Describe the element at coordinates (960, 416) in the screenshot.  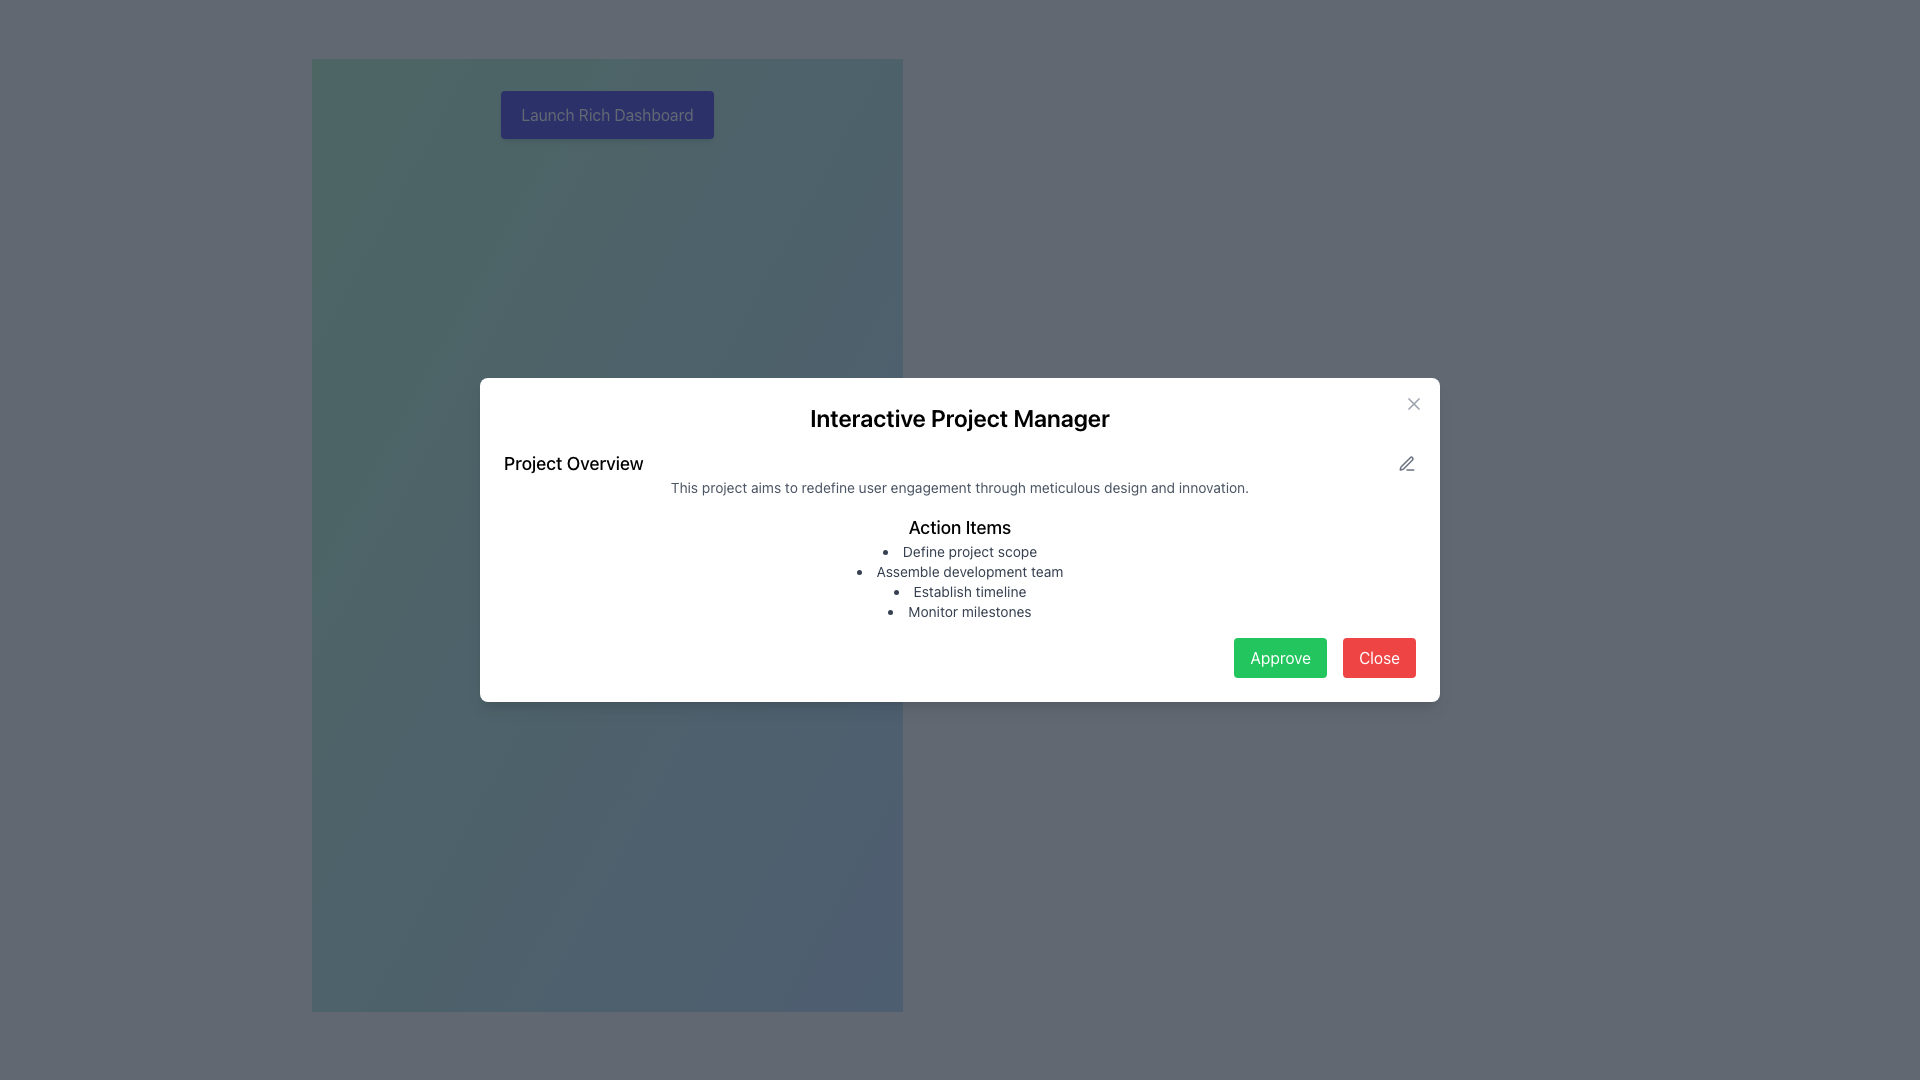
I see `the text element displaying 'Interactive Project Manager', which is bold and large-sized, centrally aligned at the top of the modal popup` at that location.